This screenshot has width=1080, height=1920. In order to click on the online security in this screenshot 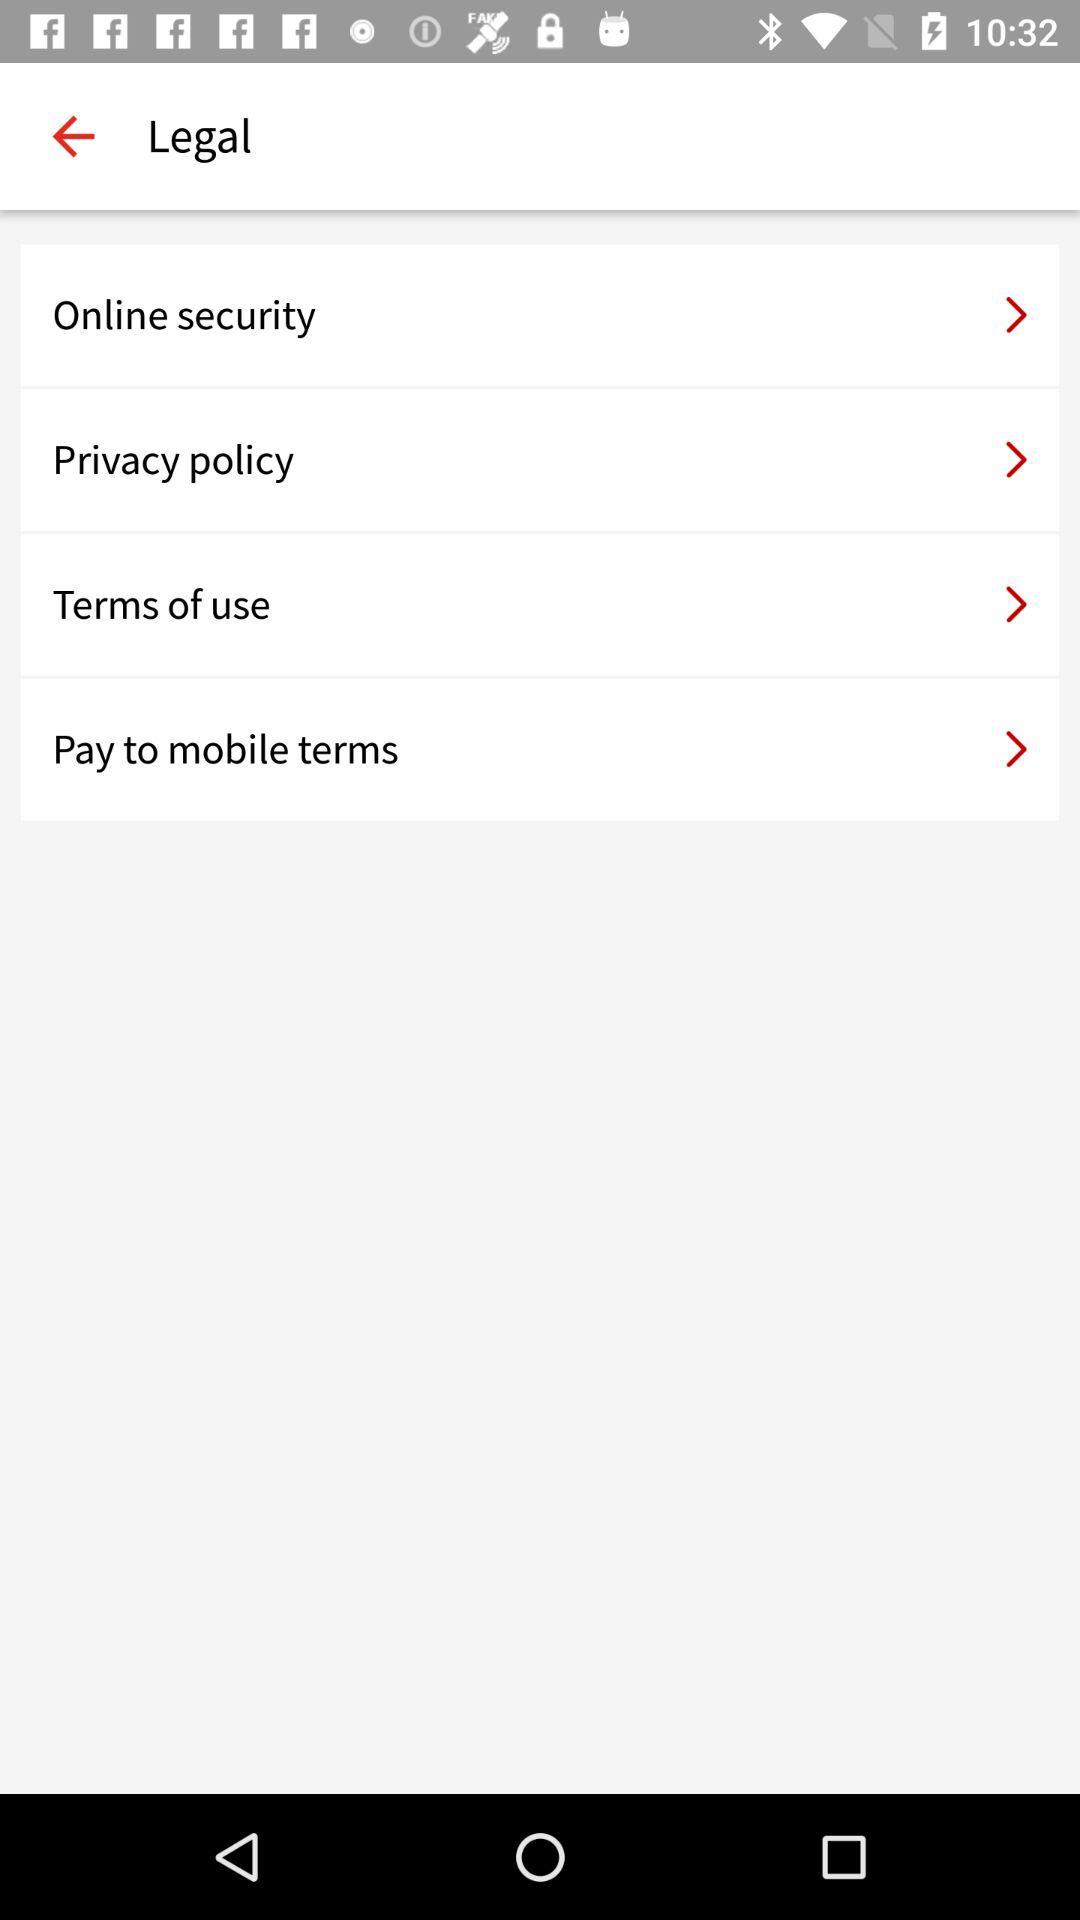, I will do `click(540, 314)`.